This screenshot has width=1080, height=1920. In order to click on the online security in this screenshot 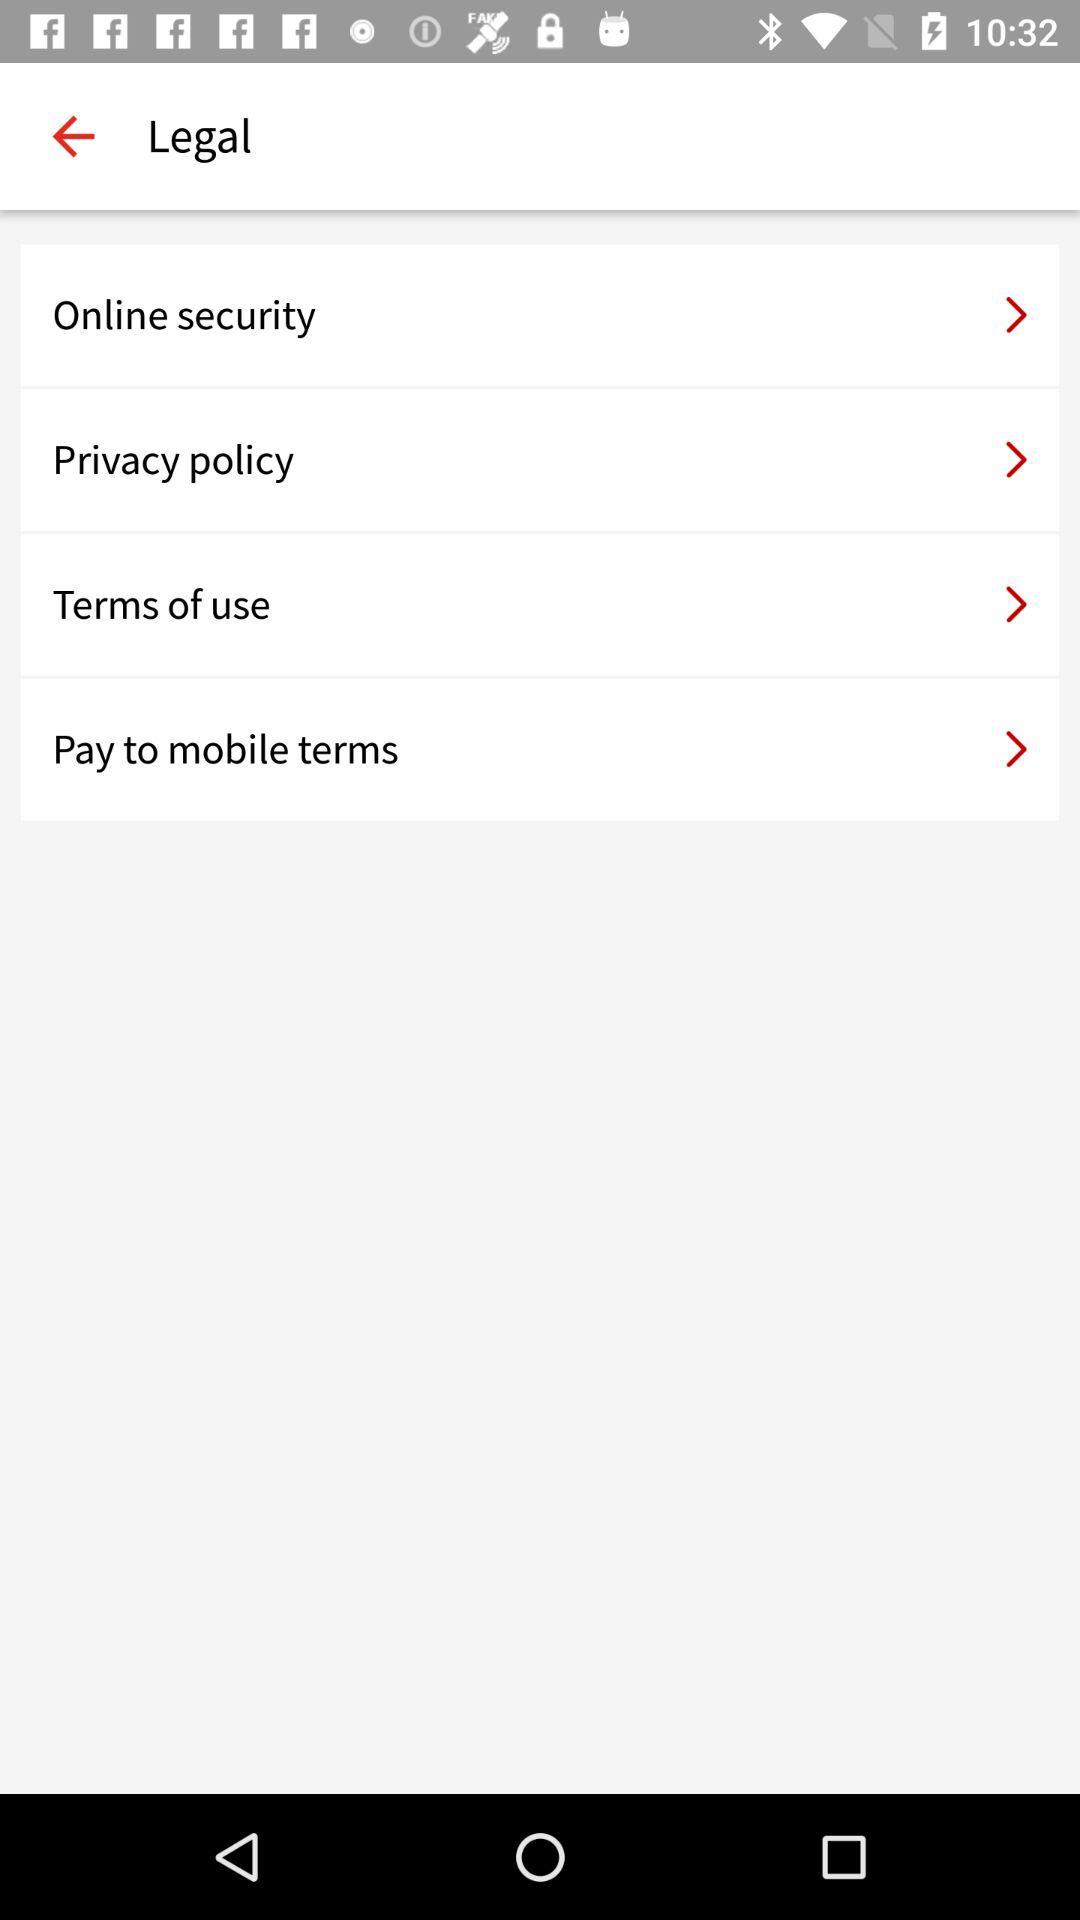, I will do `click(540, 314)`.